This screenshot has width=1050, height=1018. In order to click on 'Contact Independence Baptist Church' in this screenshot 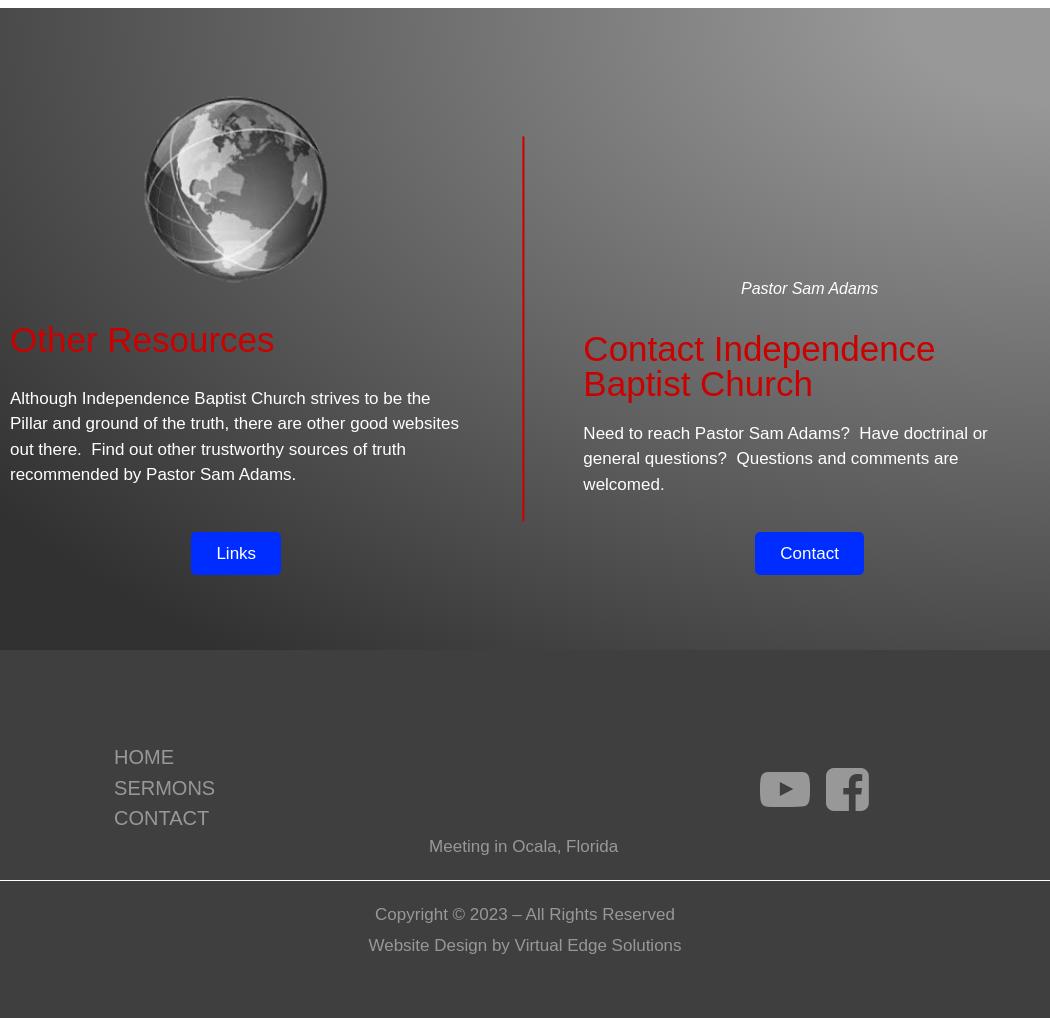, I will do `click(759, 364)`.